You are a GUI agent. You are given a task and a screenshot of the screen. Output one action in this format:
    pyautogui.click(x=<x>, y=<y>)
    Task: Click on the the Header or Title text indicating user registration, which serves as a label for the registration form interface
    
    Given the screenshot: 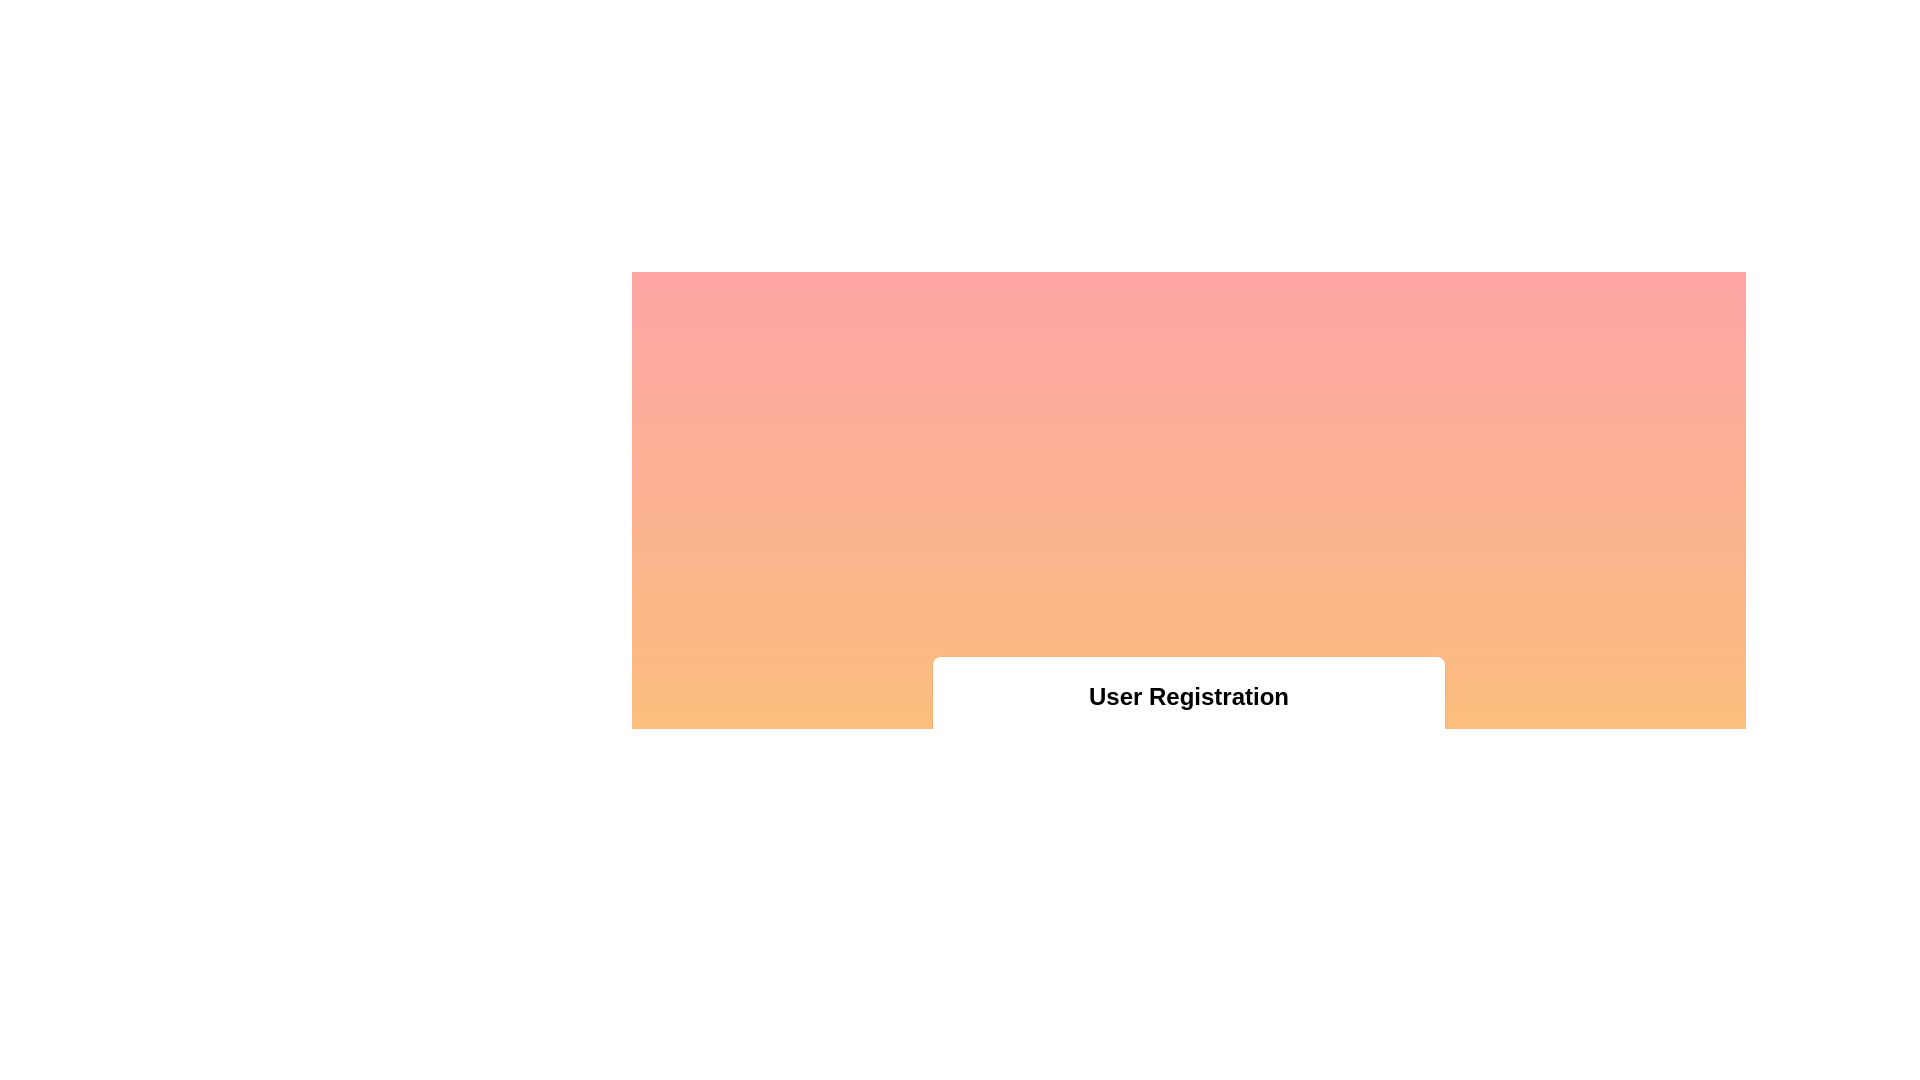 What is the action you would take?
    pyautogui.click(x=1189, y=696)
    